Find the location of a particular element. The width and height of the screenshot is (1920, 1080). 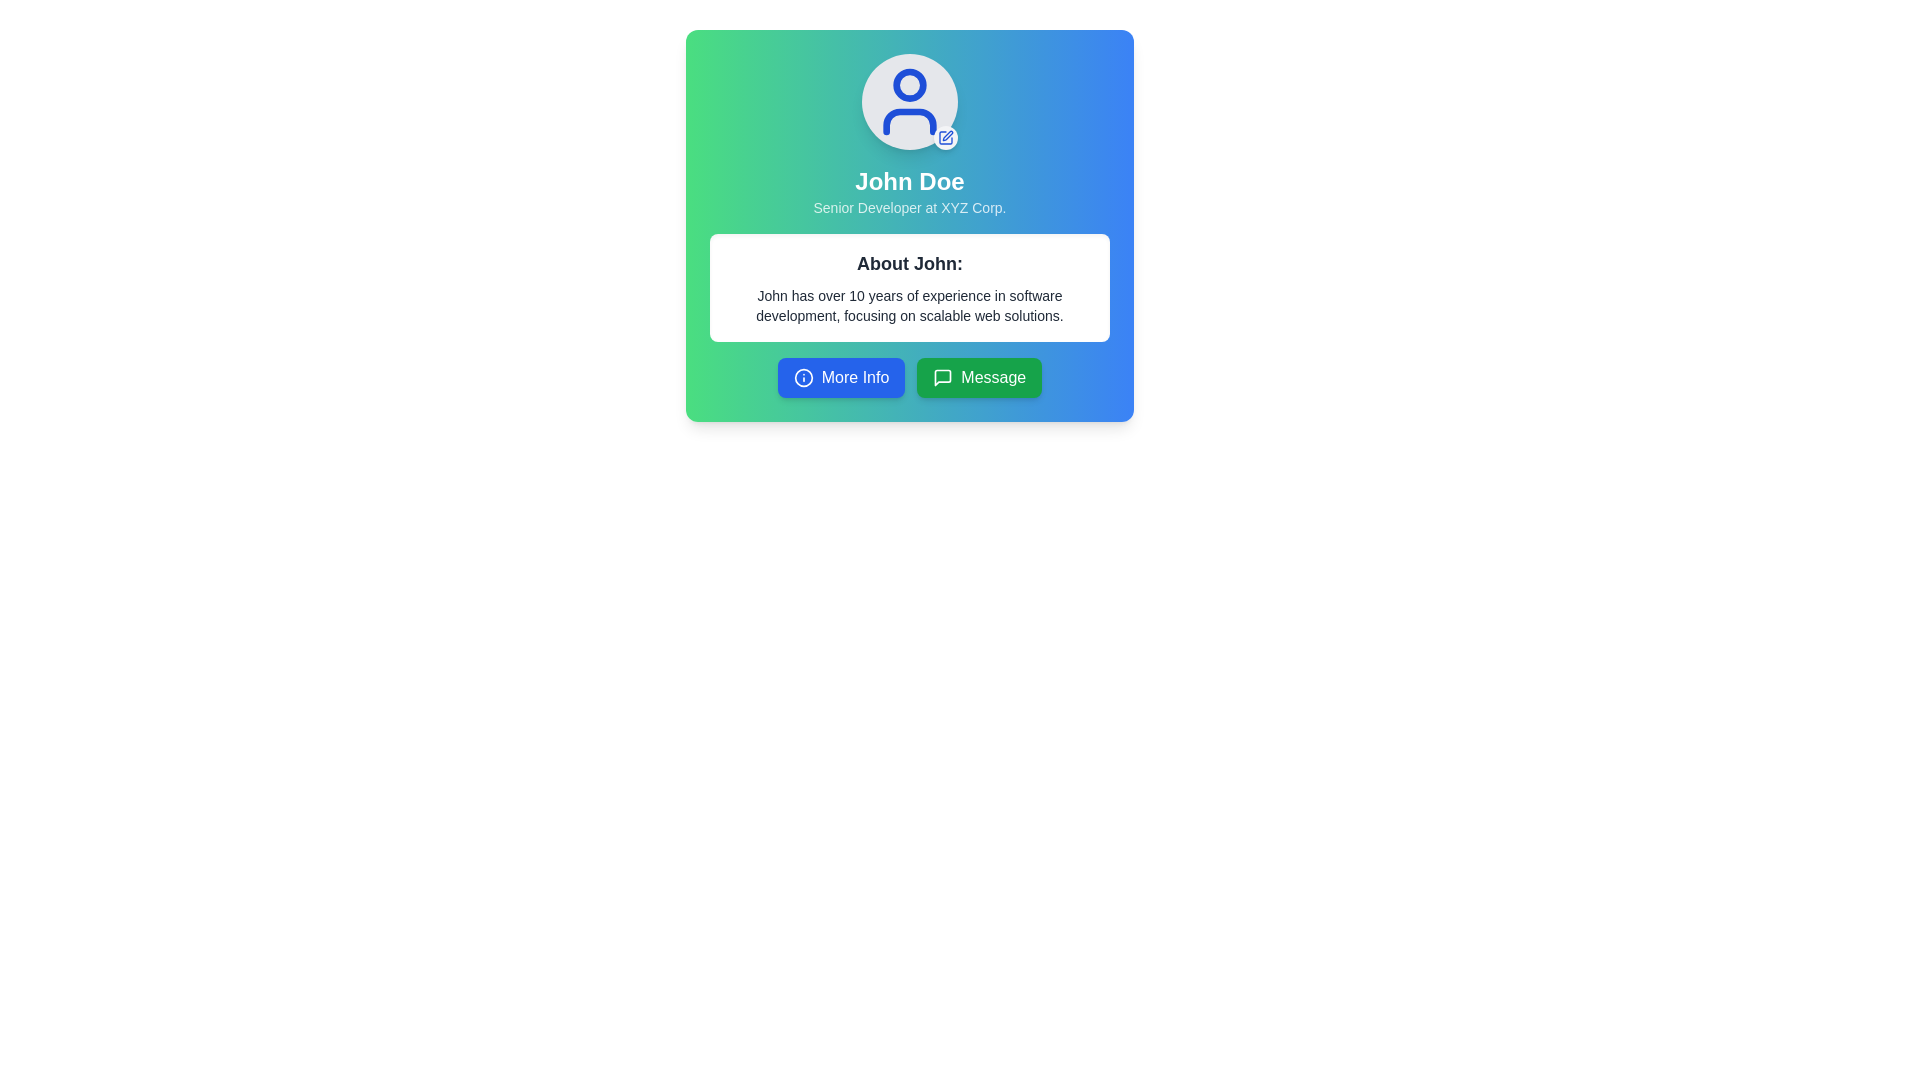

the decorative graphic component of the user profile icon located at the top area of the profile card, above the name 'John Doe' is located at coordinates (909, 83).